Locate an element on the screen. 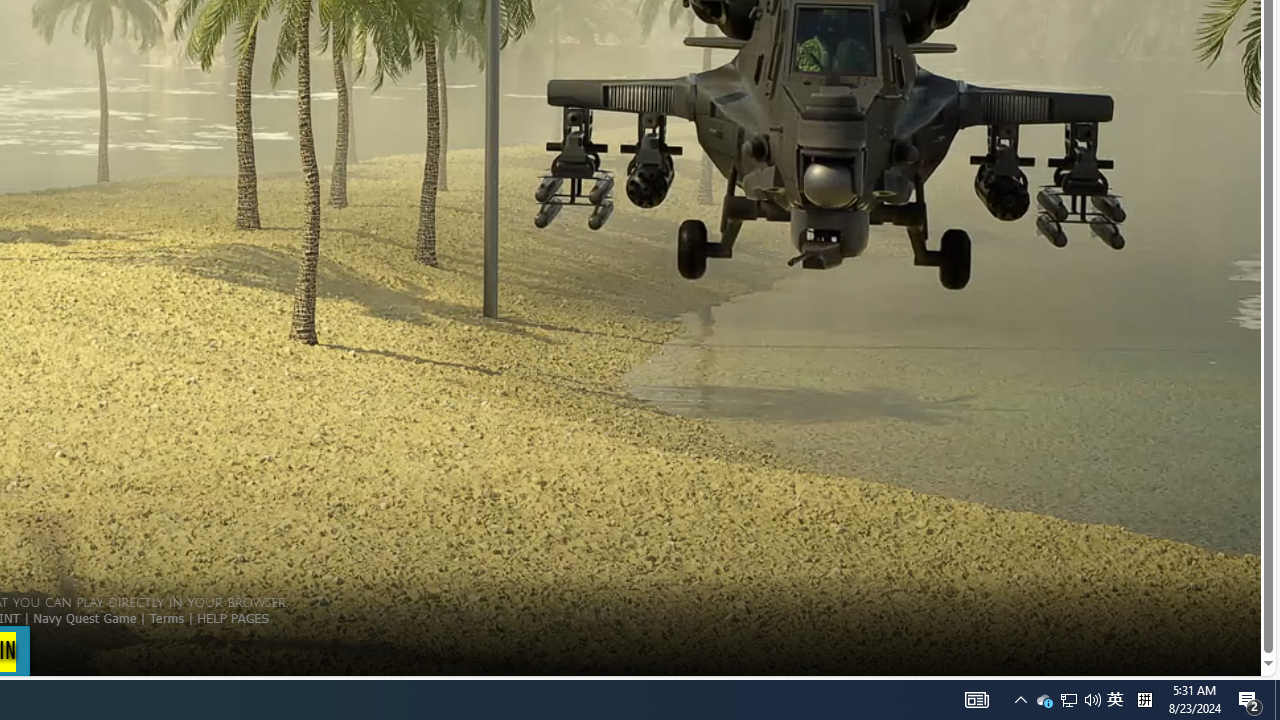 The width and height of the screenshot is (1280, 720). 'Navy Quest Game' is located at coordinates (84, 616).